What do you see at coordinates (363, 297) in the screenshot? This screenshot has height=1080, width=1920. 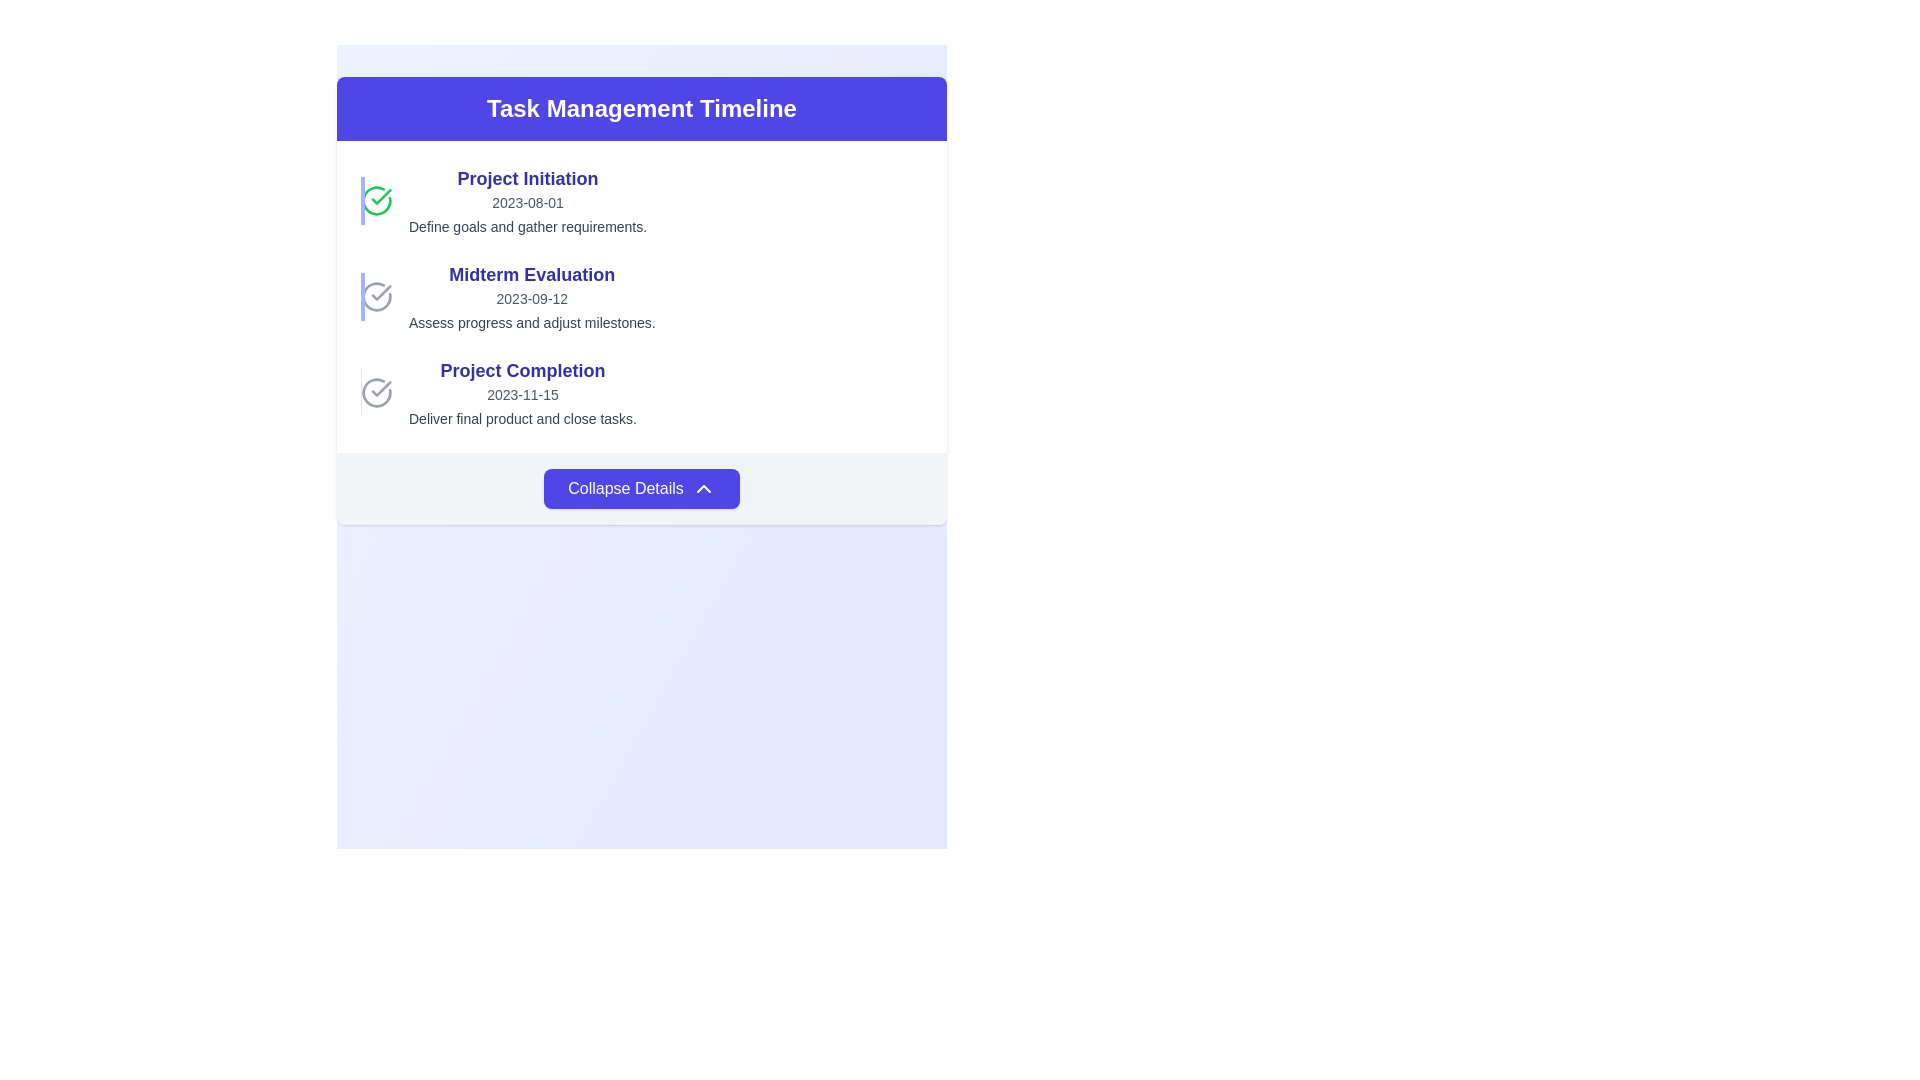 I see `the vertical decorative line located to the immediate left of the text 'Midterm Evaluation', which serves to visually organize the section` at bounding box center [363, 297].